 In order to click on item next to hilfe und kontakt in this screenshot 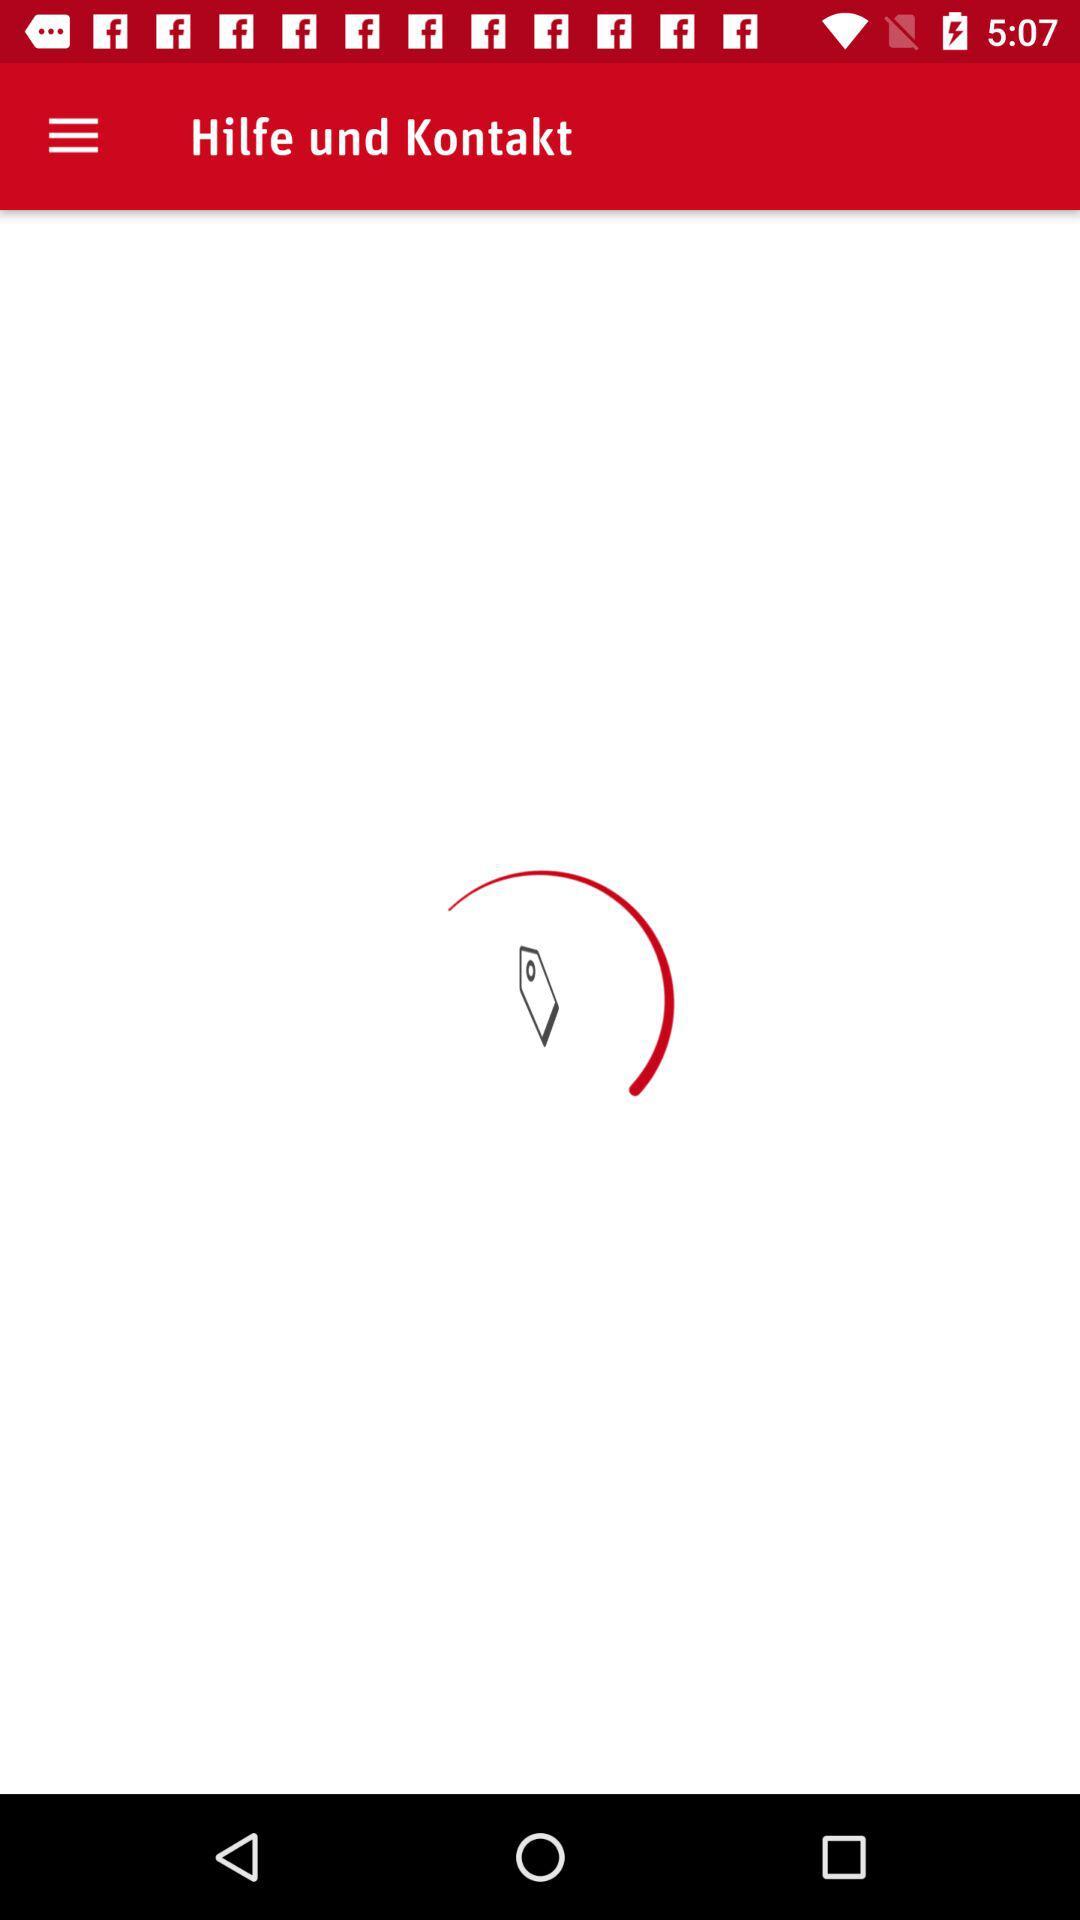, I will do `click(72, 135)`.